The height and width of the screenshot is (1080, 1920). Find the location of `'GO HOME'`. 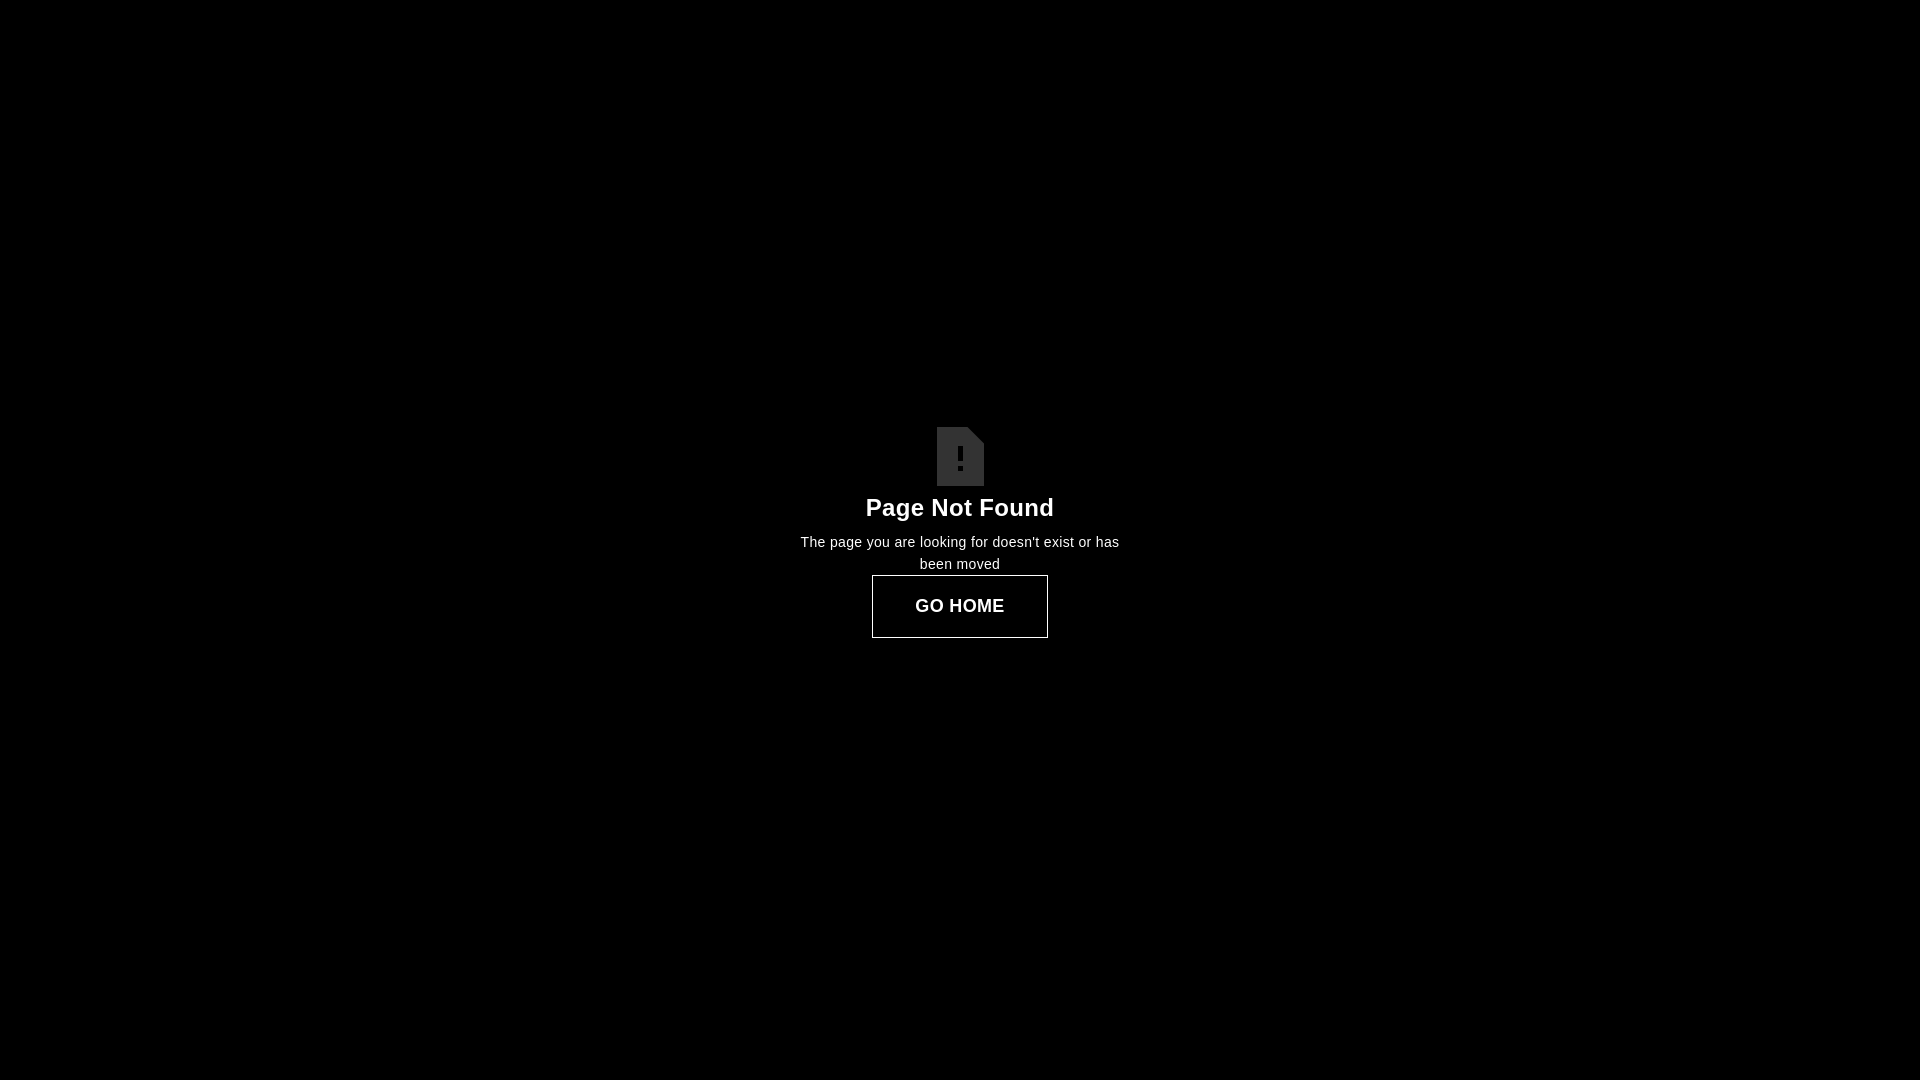

'GO HOME' is located at coordinates (958, 605).